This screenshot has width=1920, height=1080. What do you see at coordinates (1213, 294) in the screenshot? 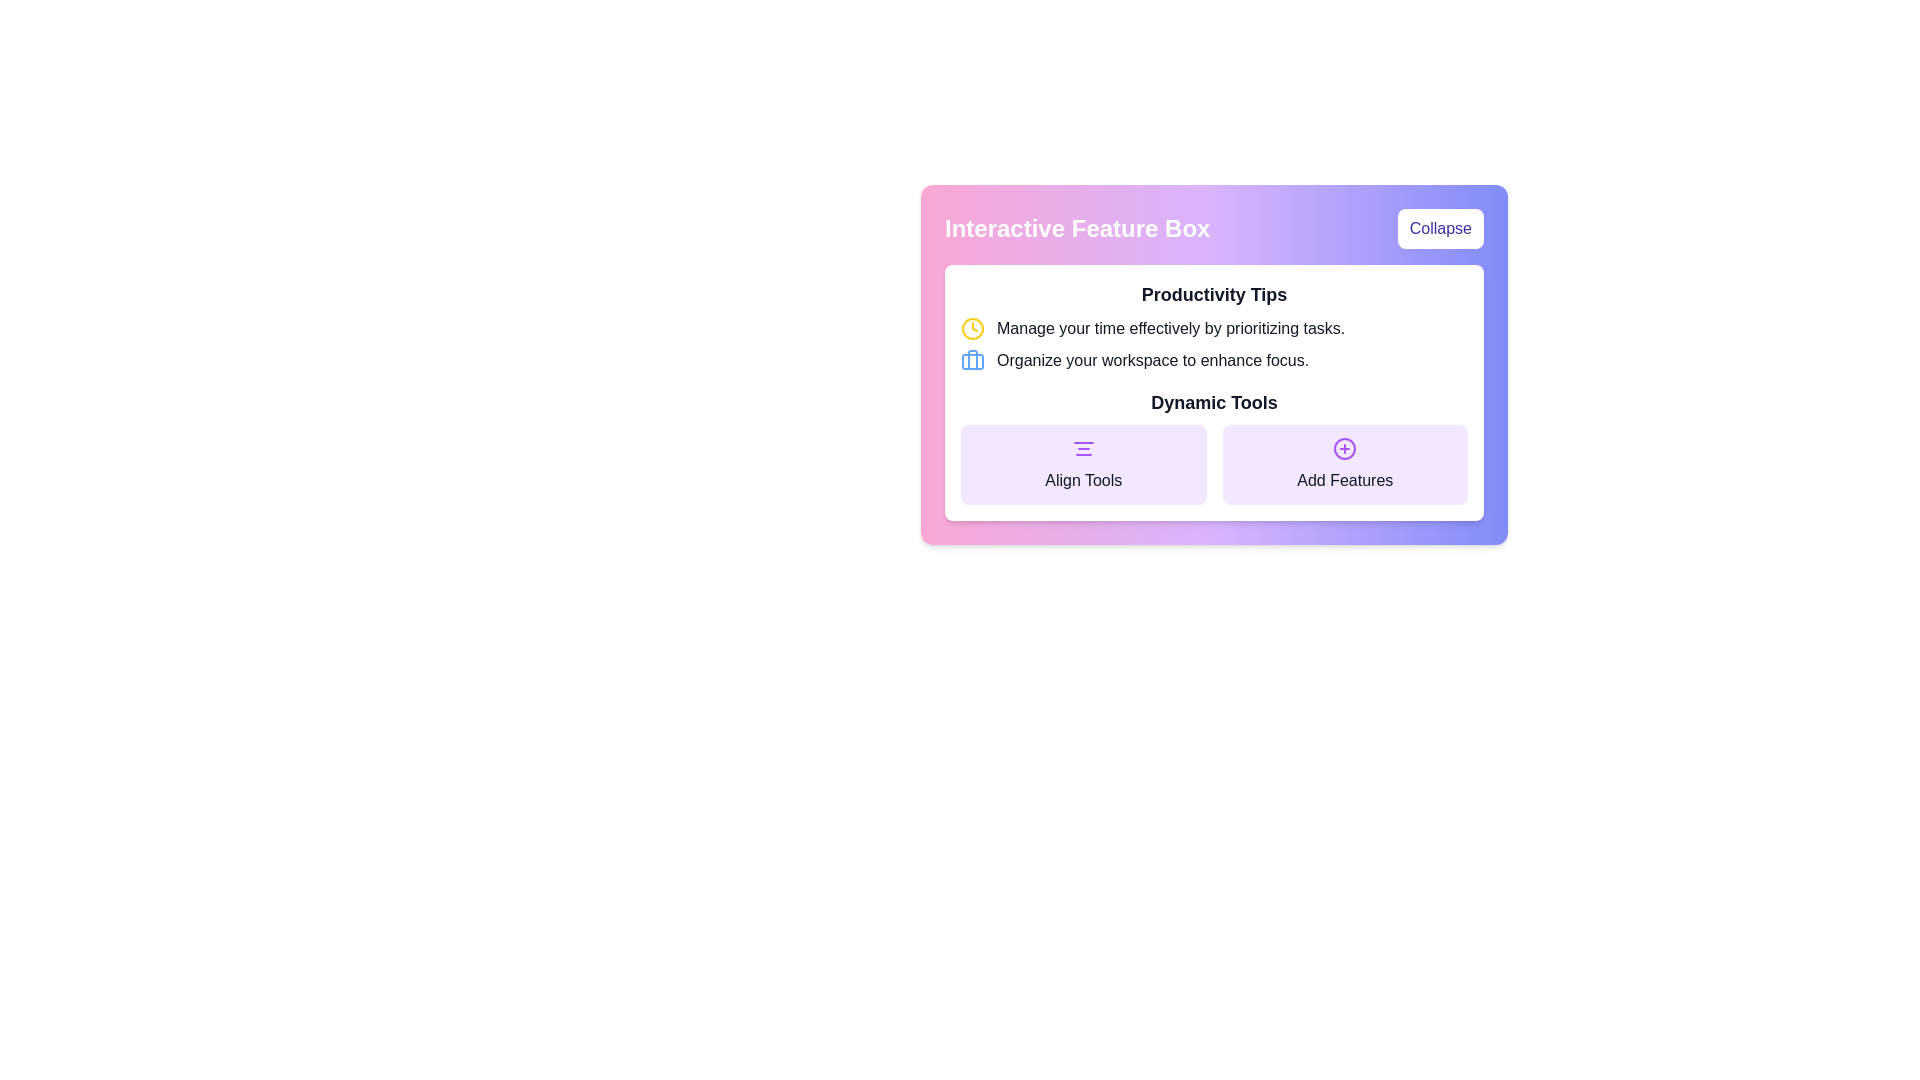
I see `the 'Productivity Tips' text header, which is styled with a bold and larger font size, located at the top of a section featuring productivity advice` at bounding box center [1213, 294].